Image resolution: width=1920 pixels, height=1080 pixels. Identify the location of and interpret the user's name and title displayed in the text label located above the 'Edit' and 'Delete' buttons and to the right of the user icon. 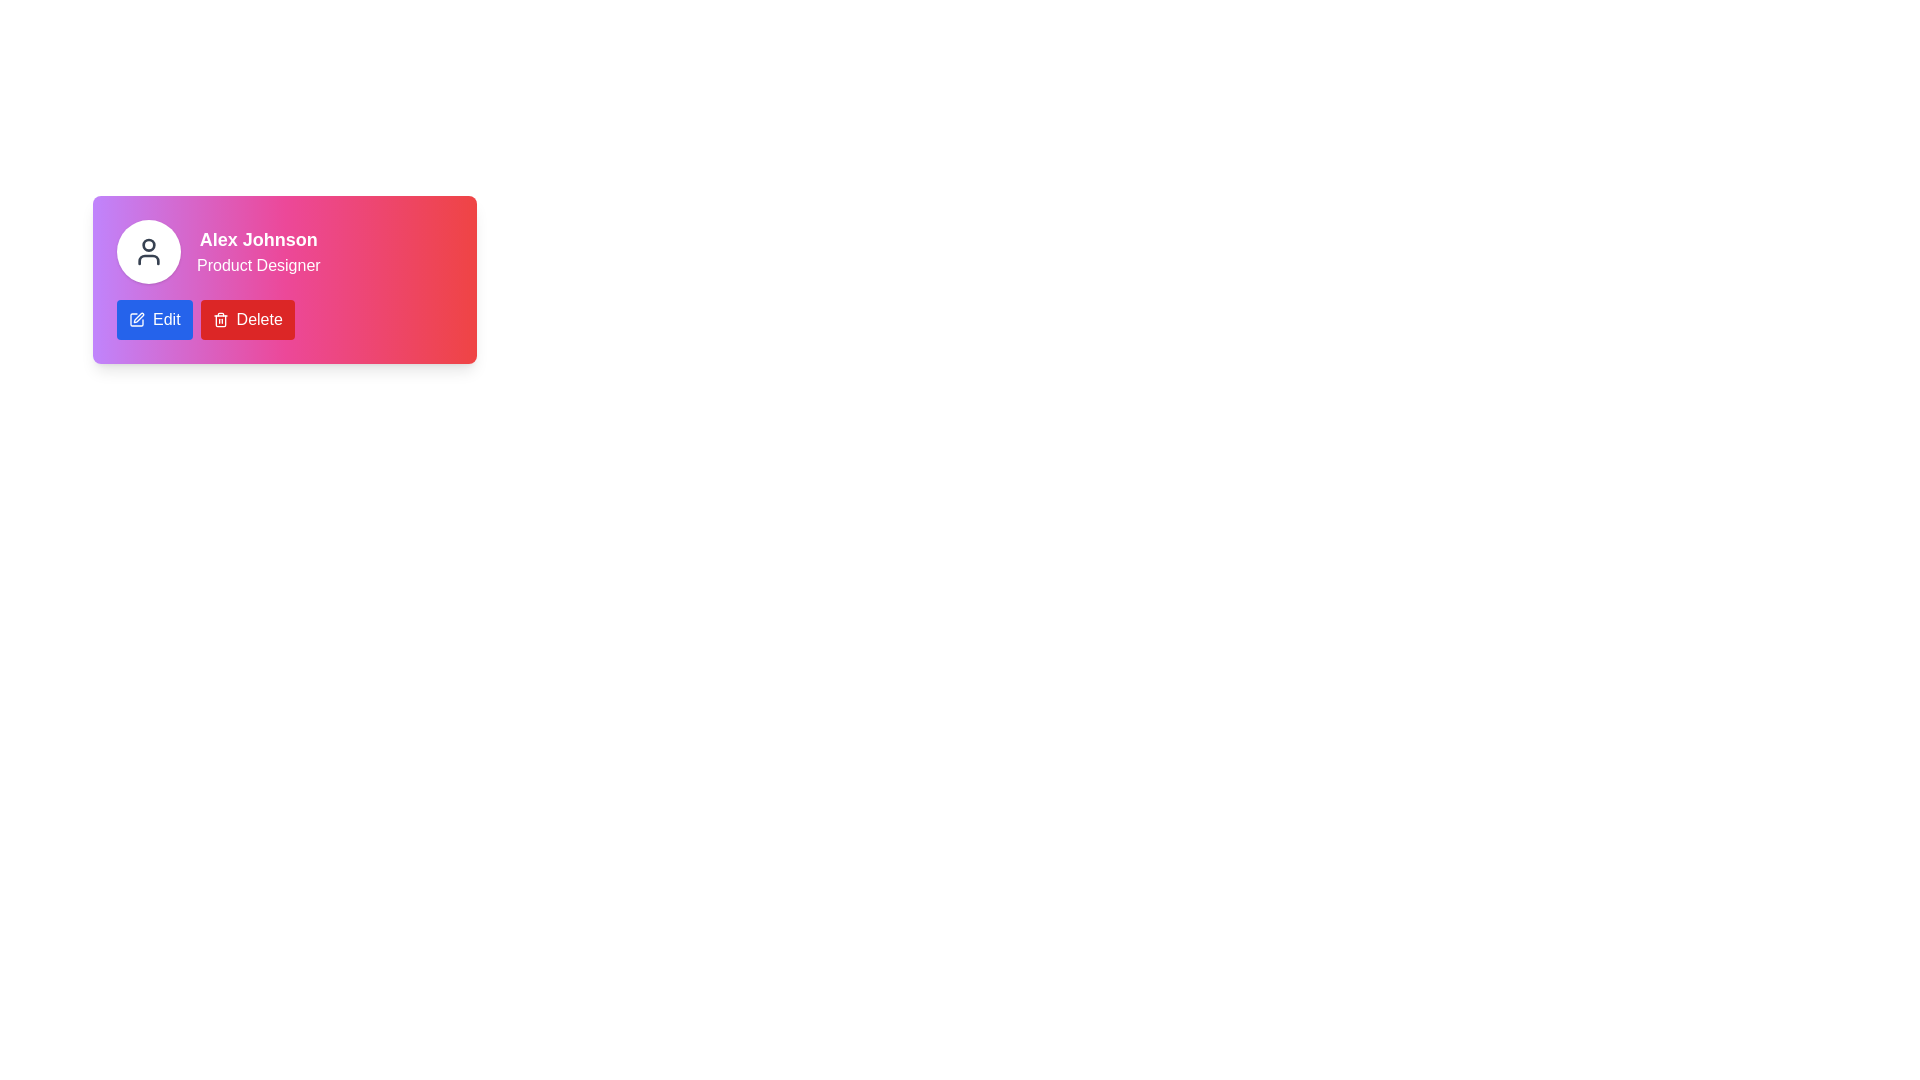
(283, 250).